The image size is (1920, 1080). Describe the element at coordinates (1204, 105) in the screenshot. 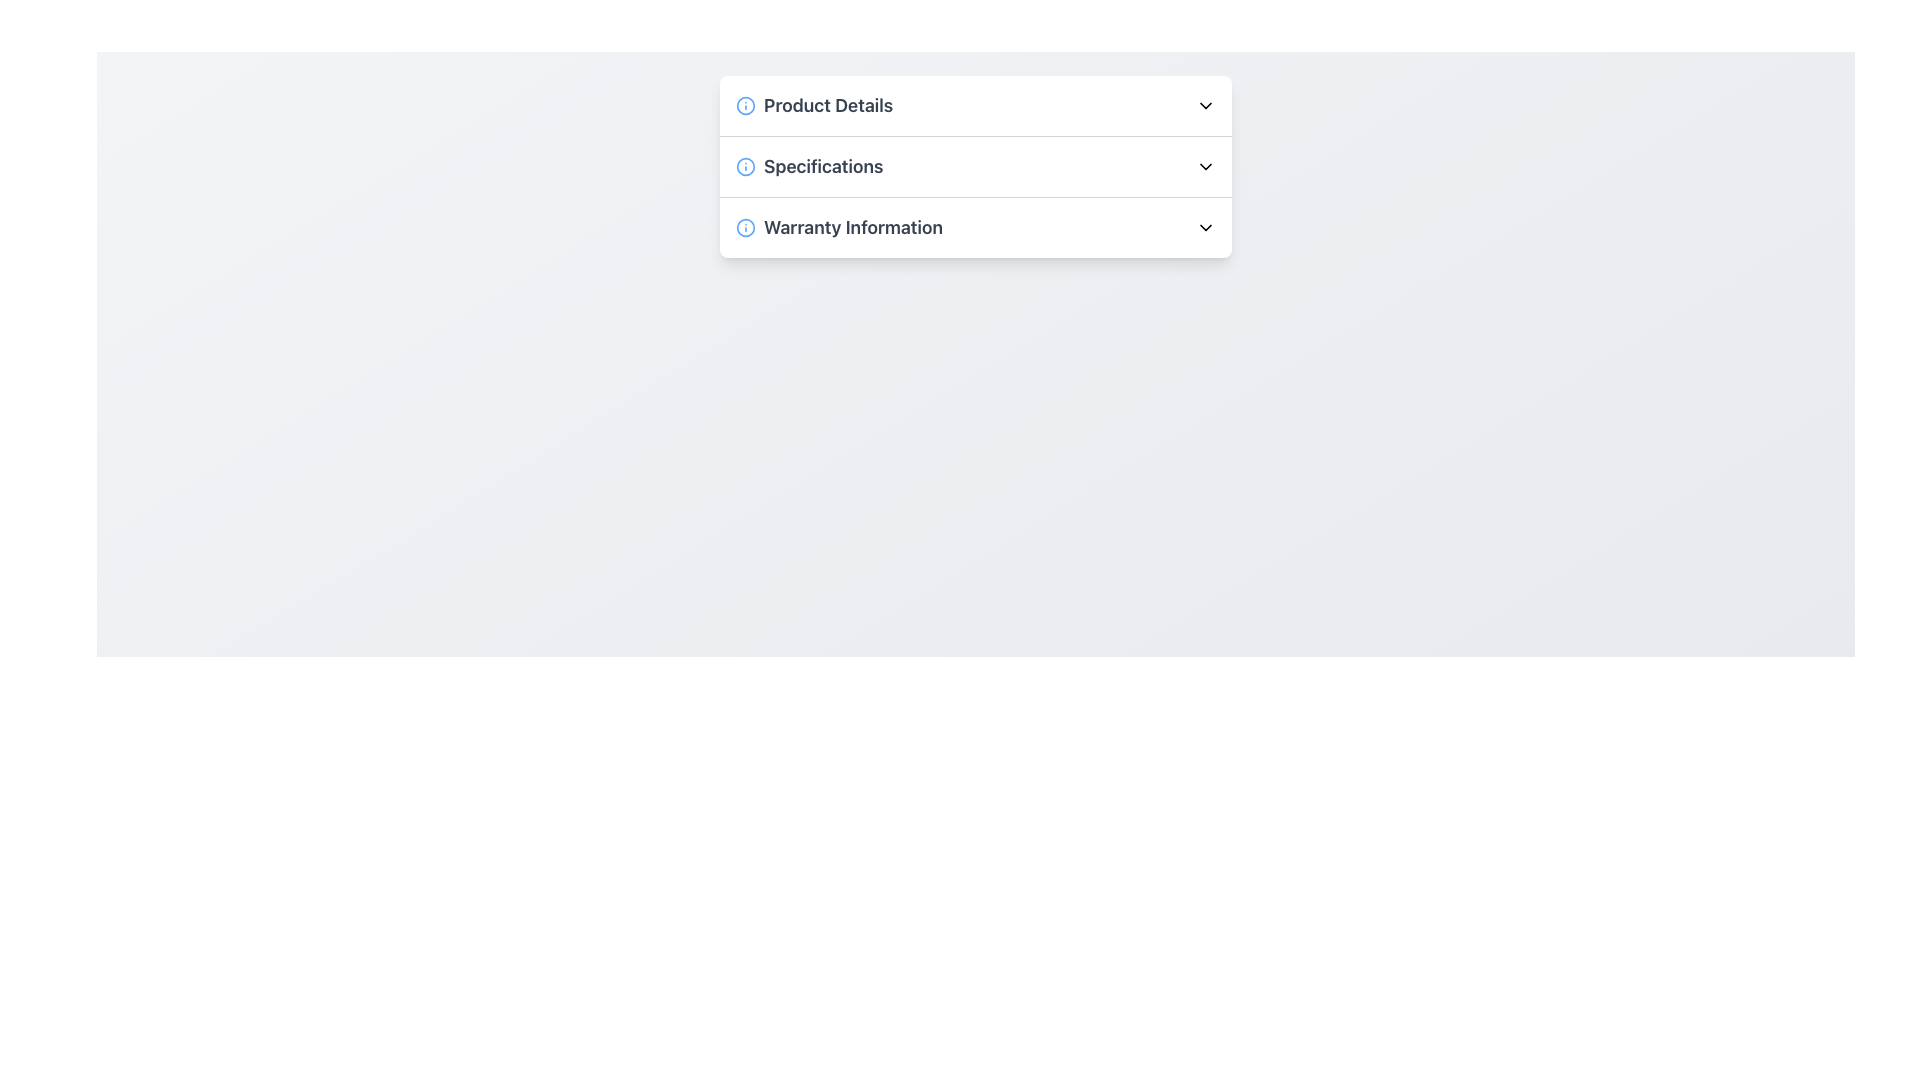

I see `the Dropdown Indicator Icon located at the rightmost part of the 'Product Details' header row` at that location.